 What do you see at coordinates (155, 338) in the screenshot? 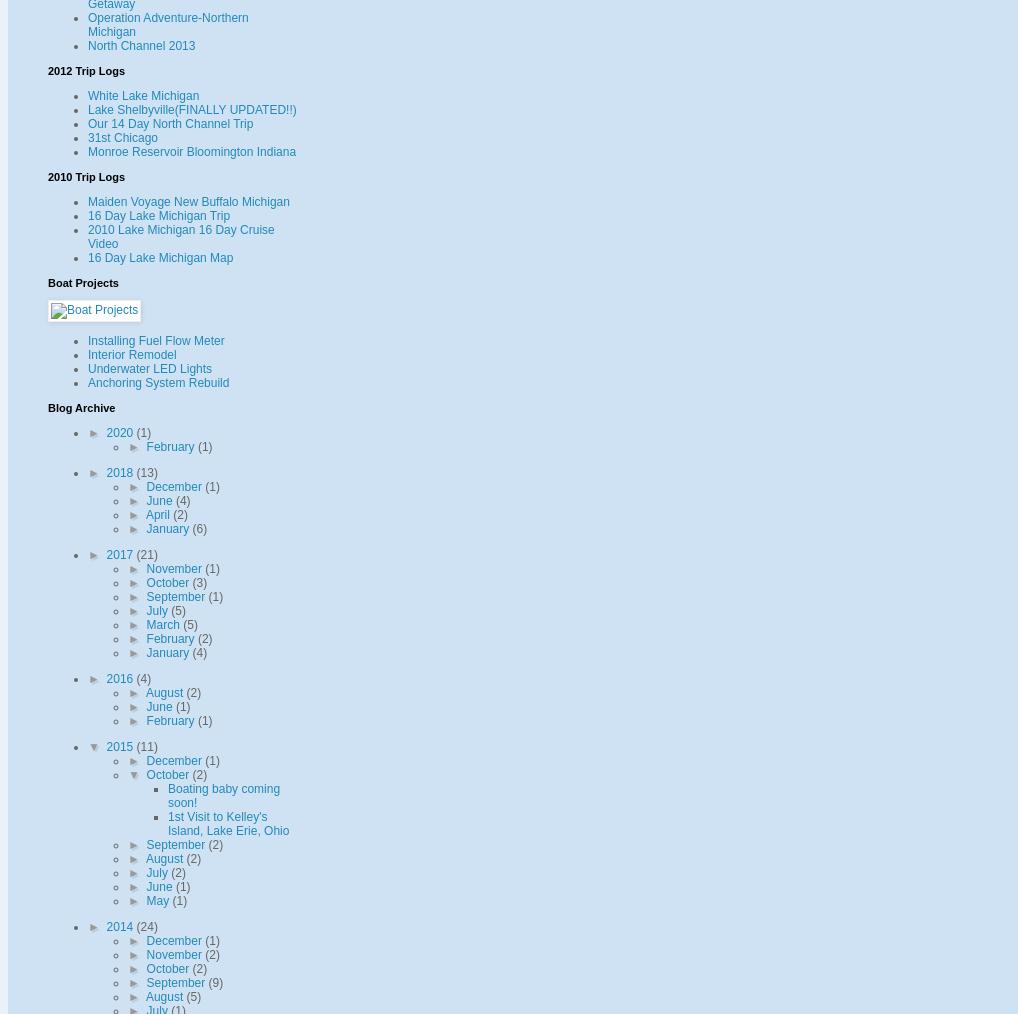
I see `'Installing Fuel Flow Meter'` at bounding box center [155, 338].